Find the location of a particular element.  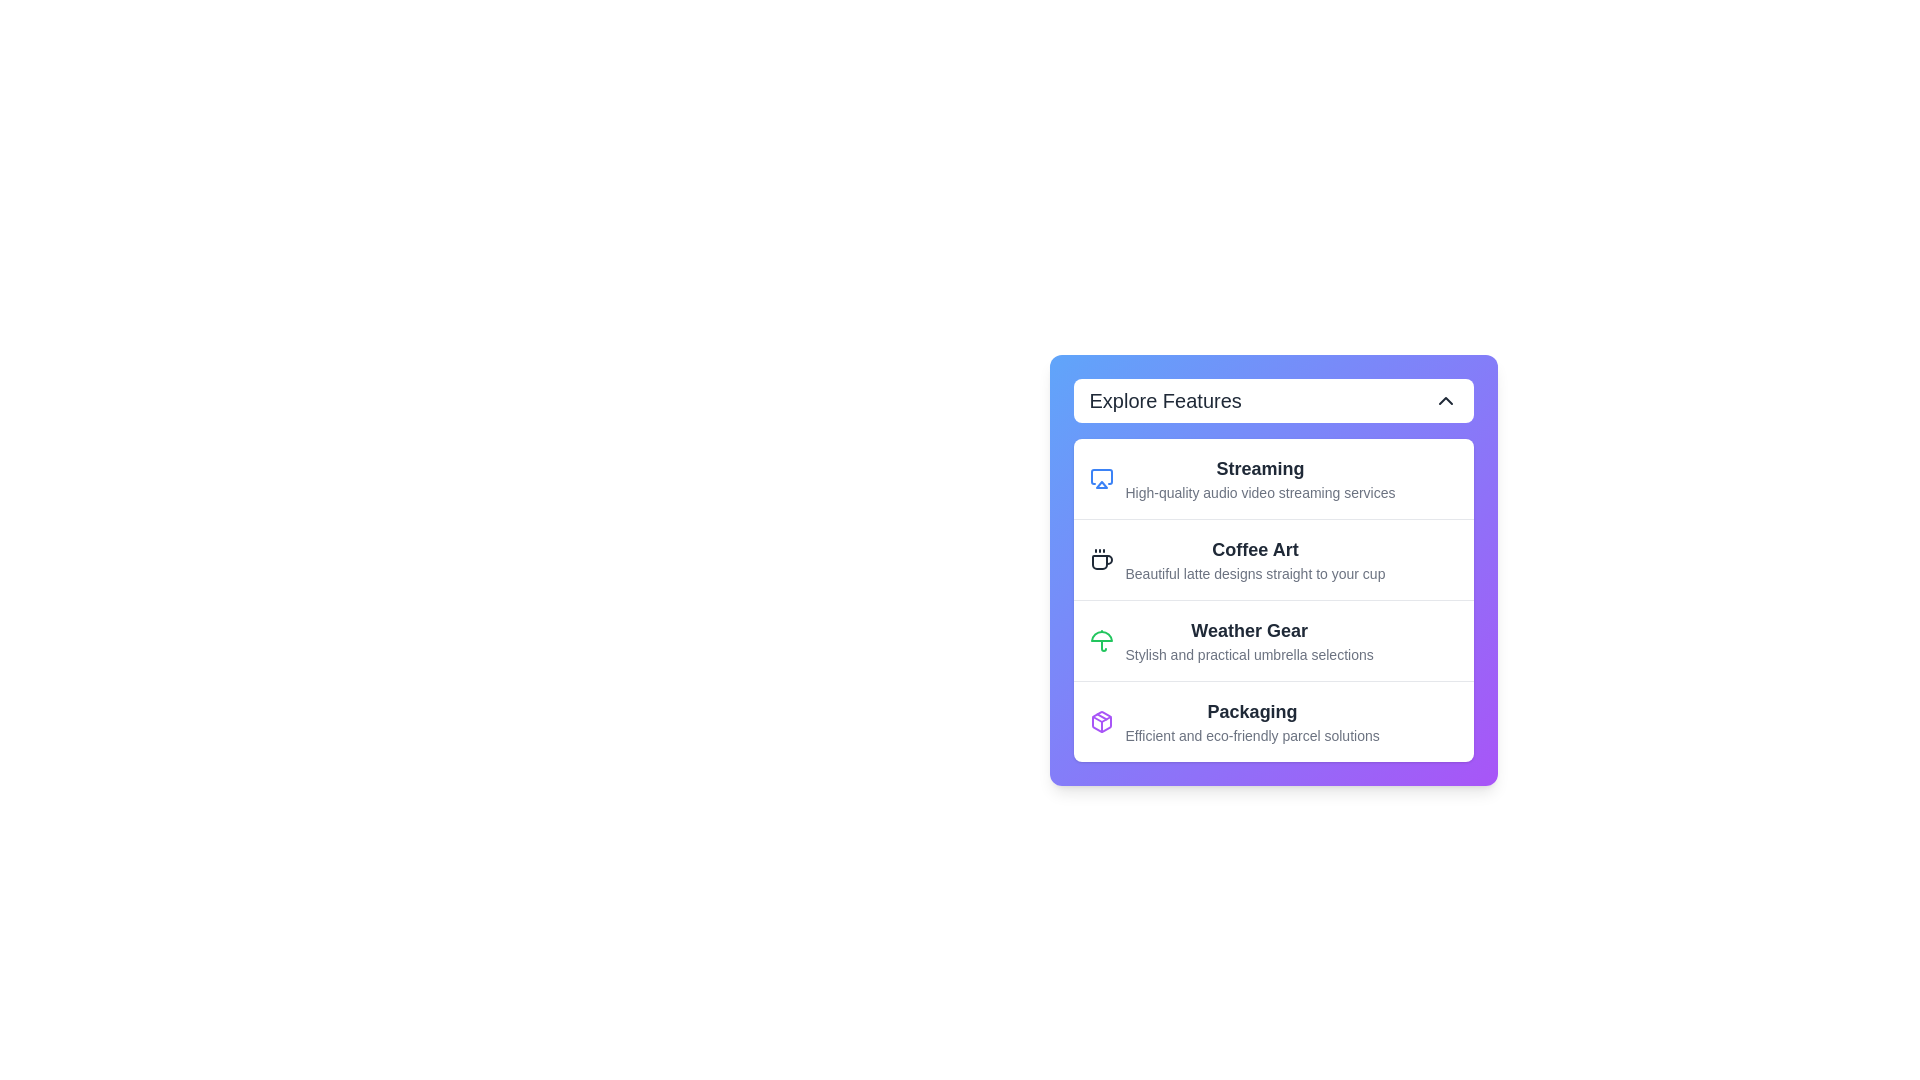

the text block titled 'Coffee Art' which is the second item in the vertical list within the card layout titled 'Explore Features' is located at coordinates (1254, 559).